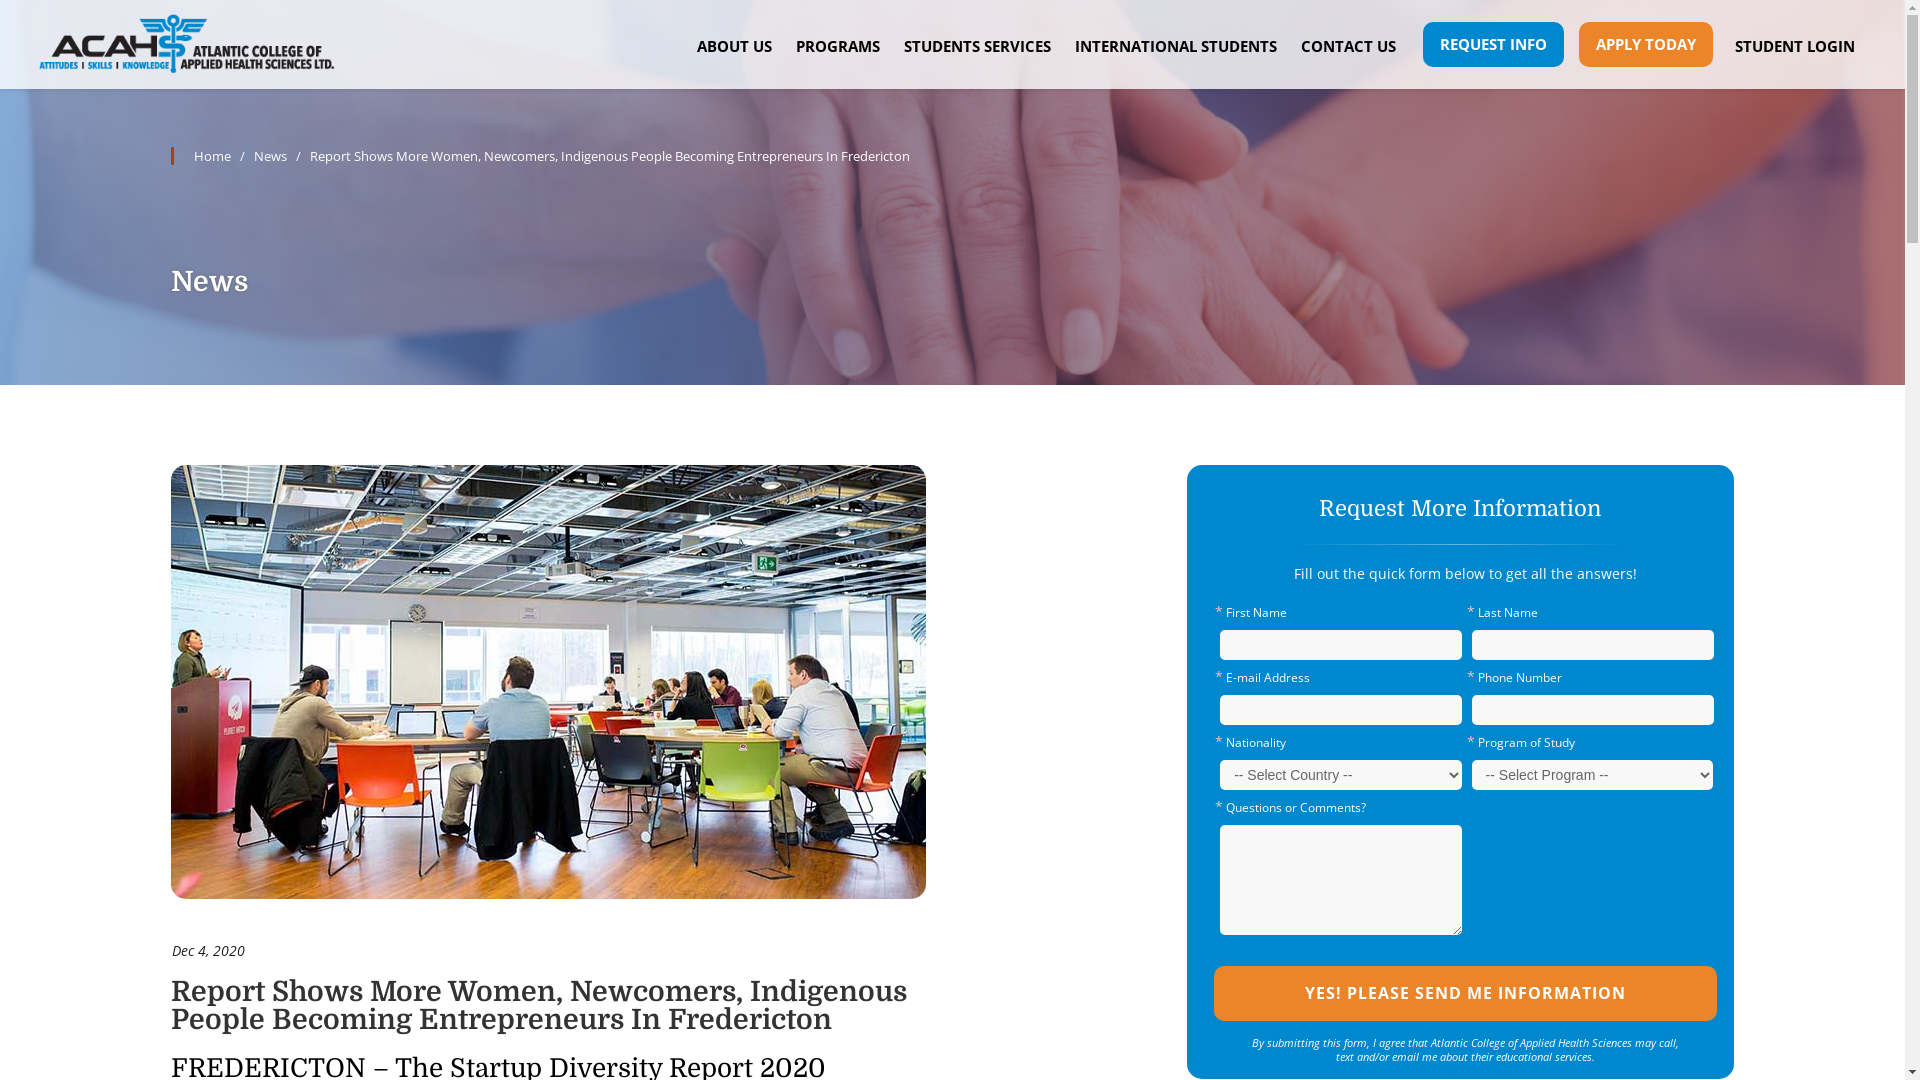  I want to click on 'INTERNATIONAL STUDENTS', so click(1176, 45).